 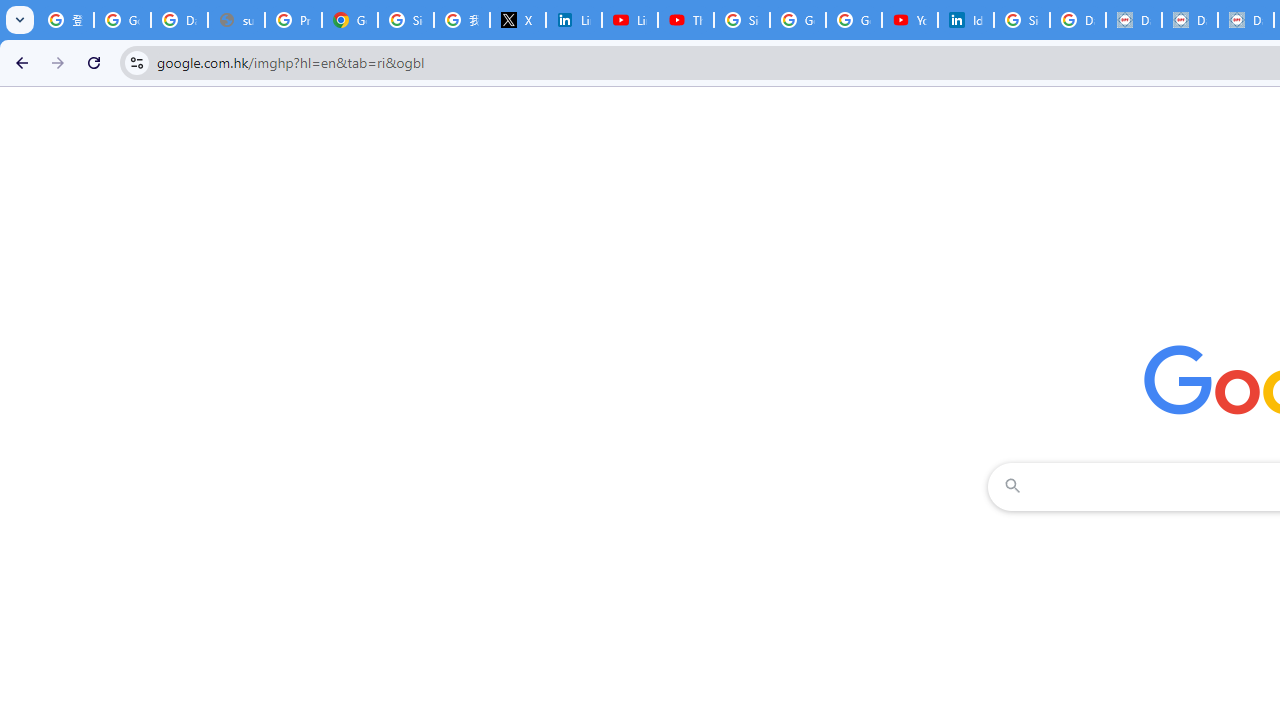 What do you see at coordinates (404, 20) in the screenshot?
I see `'Sign in - Google Accounts'` at bounding box center [404, 20].